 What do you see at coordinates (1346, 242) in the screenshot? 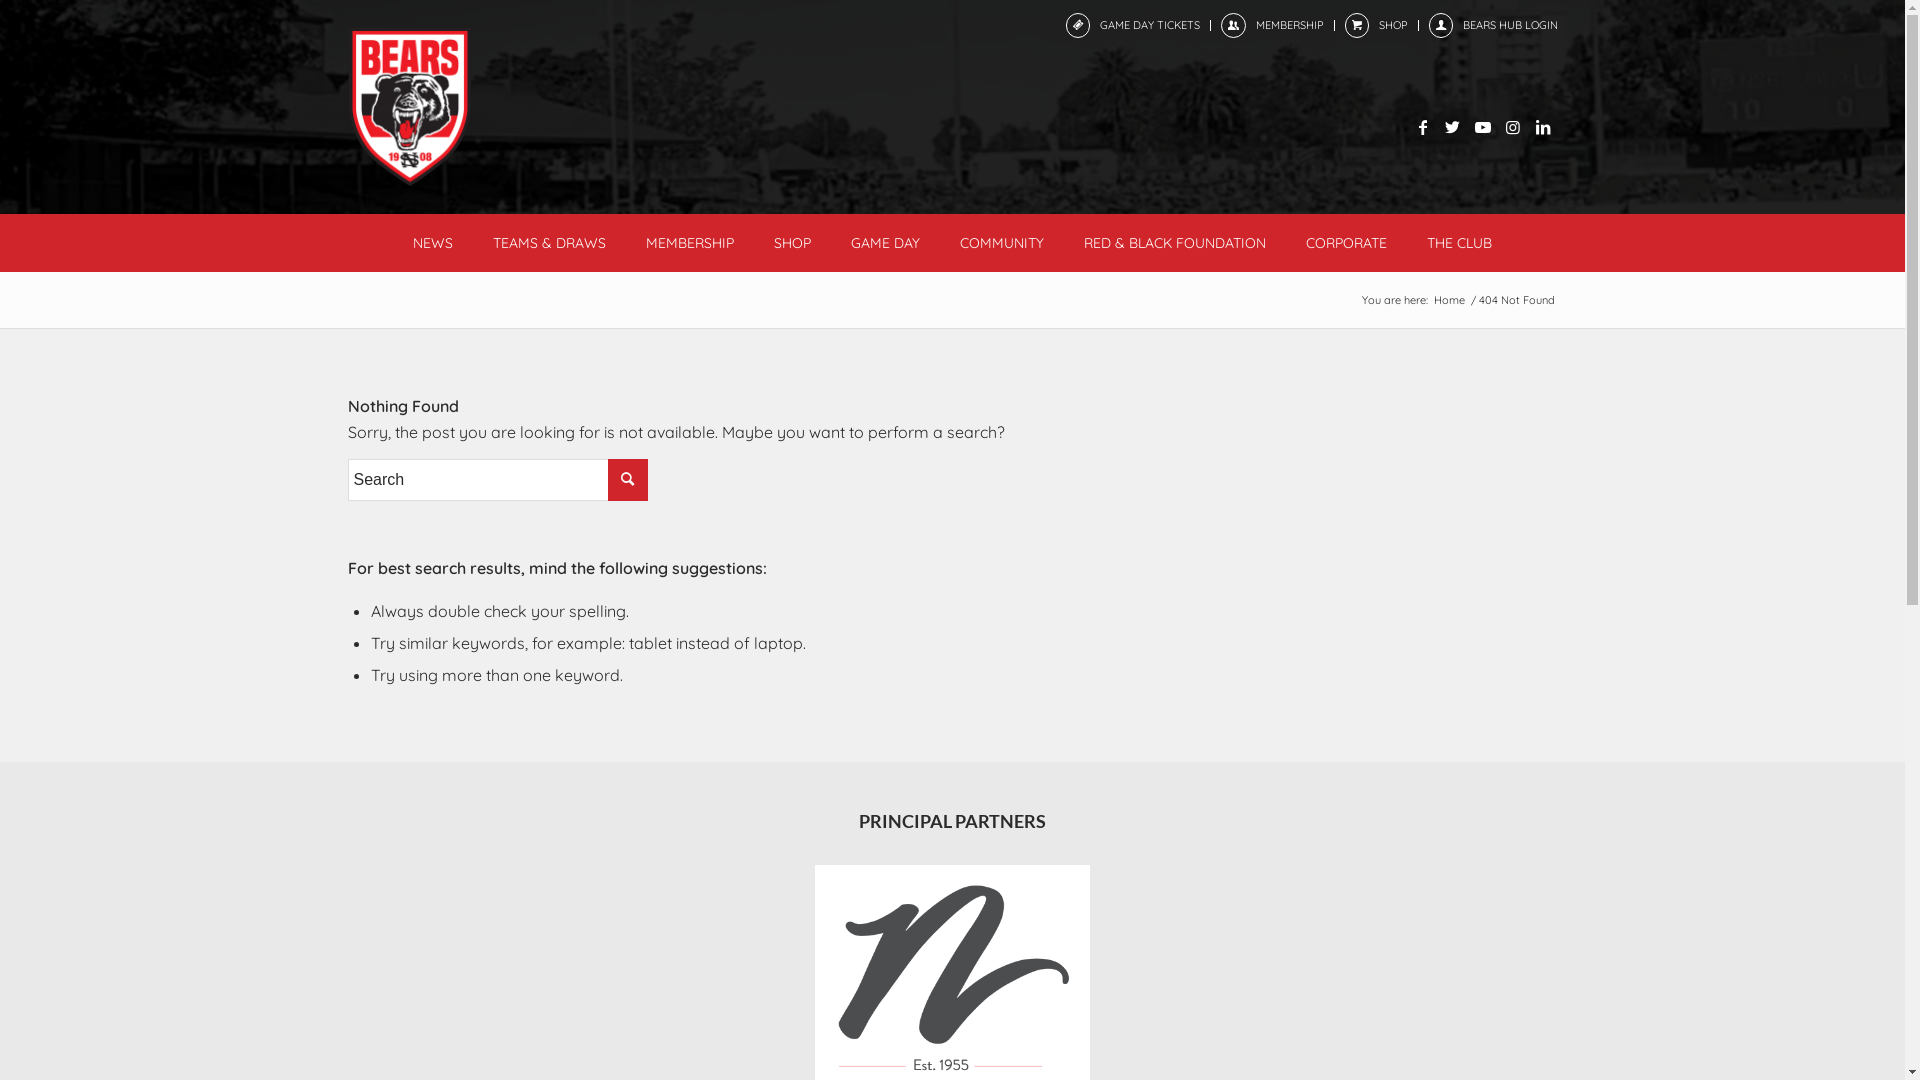
I see `'CORPORATE'` at bounding box center [1346, 242].